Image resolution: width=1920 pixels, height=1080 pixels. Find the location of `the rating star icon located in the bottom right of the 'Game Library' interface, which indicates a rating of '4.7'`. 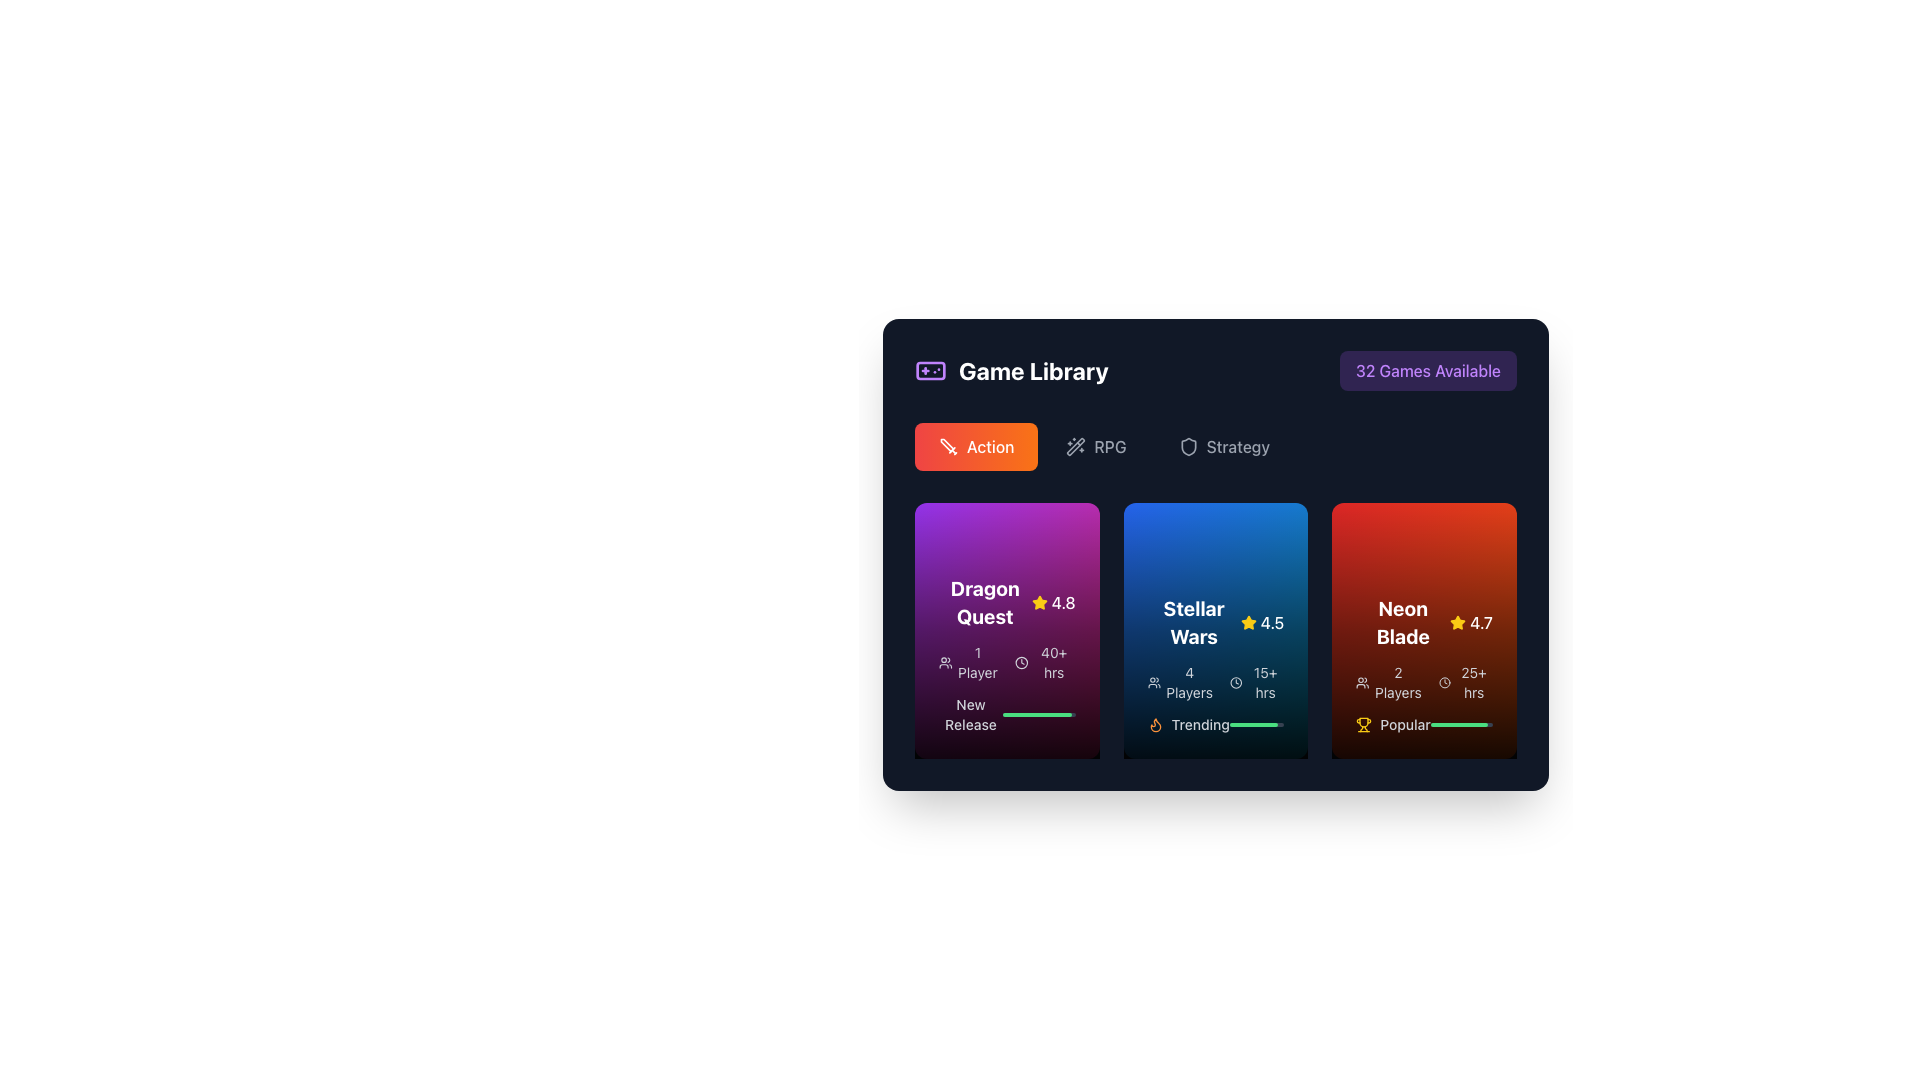

the rating star icon located in the bottom right of the 'Game Library' interface, which indicates a rating of '4.7' is located at coordinates (1458, 622).